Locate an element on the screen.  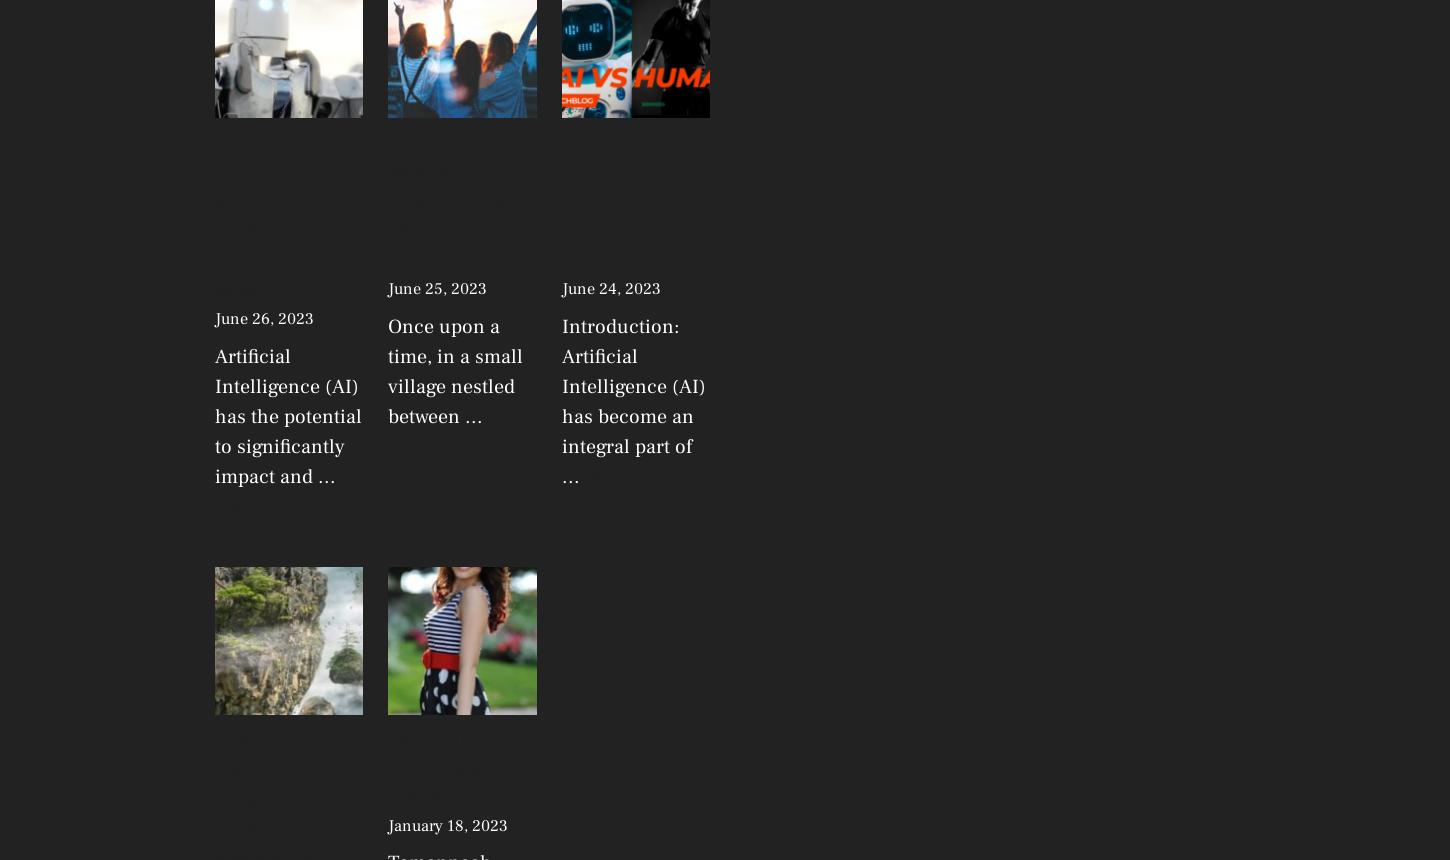
'AI is the future of changing economies… Artificial intelligence grow in India' is located at coordinates (281, 216).